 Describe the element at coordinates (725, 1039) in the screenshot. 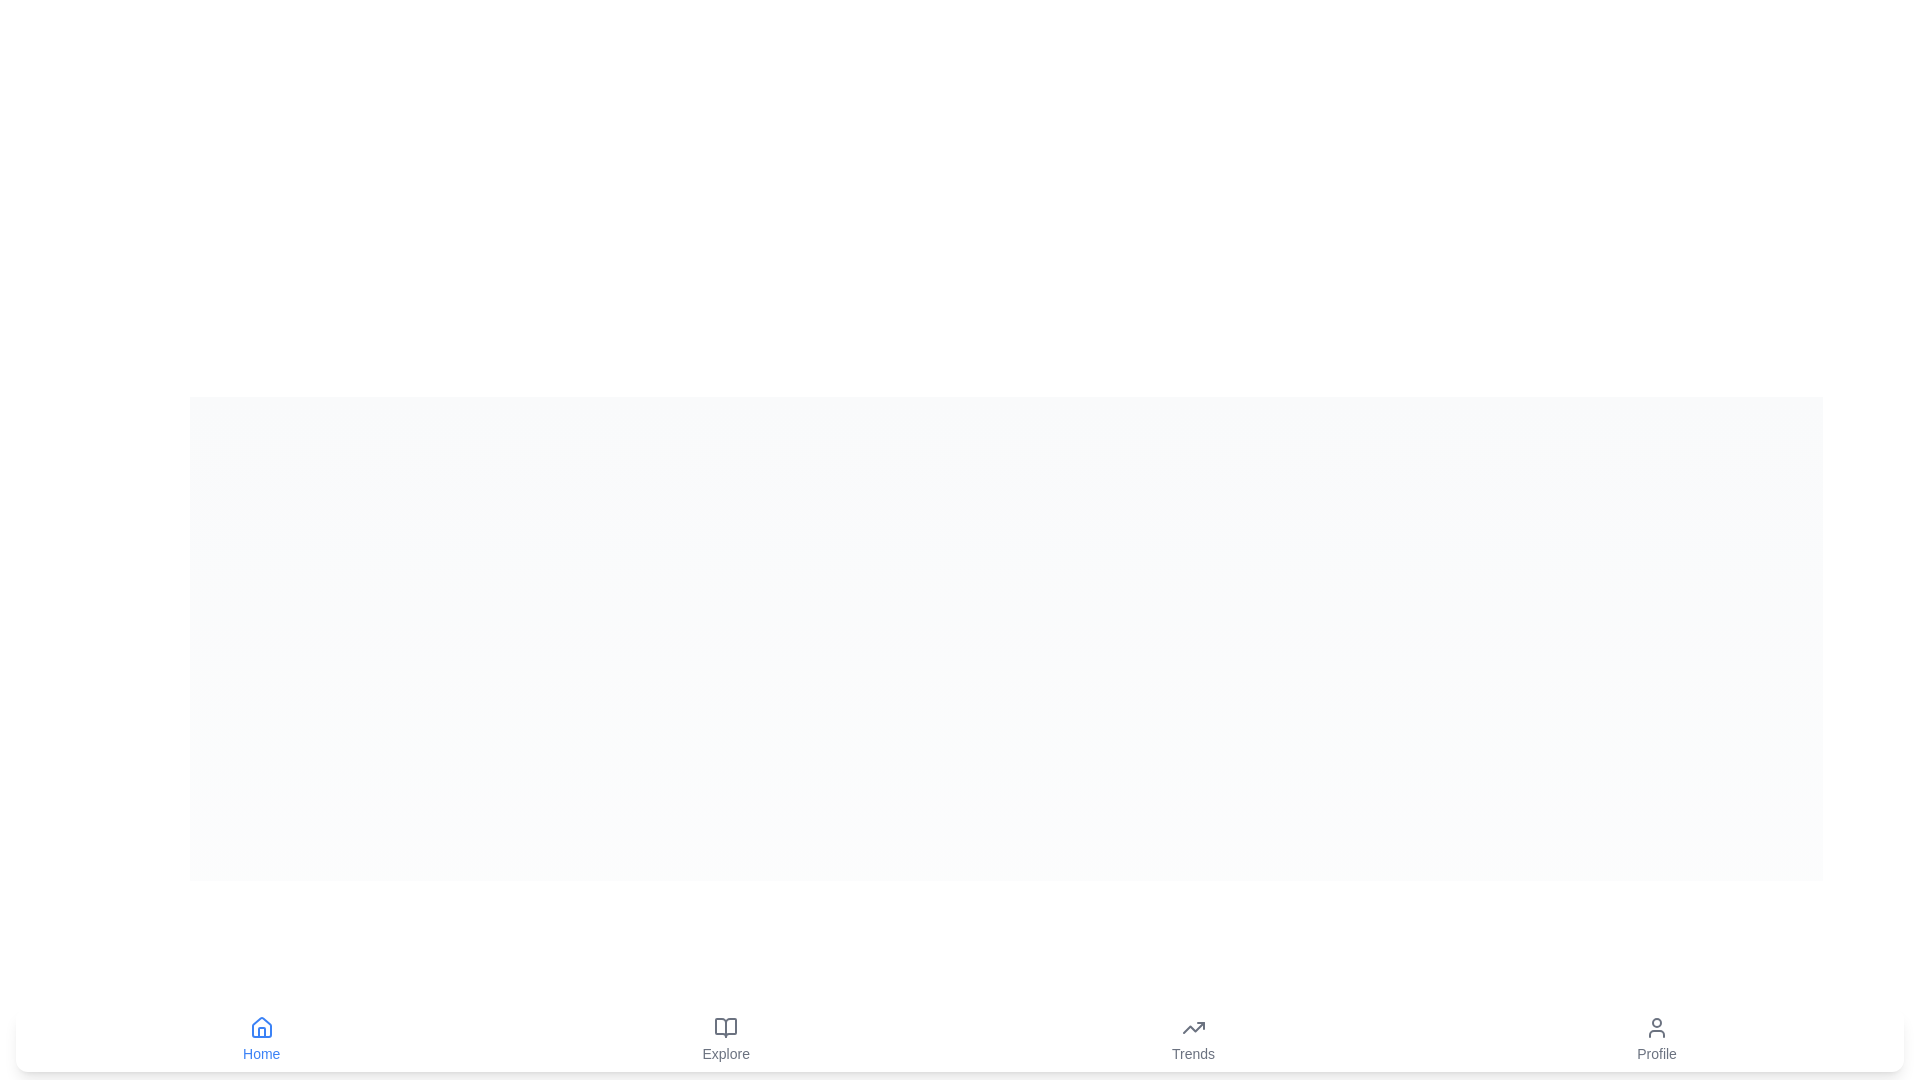

I see `the tab labeled Explore to navigate to the respective section` at that location.